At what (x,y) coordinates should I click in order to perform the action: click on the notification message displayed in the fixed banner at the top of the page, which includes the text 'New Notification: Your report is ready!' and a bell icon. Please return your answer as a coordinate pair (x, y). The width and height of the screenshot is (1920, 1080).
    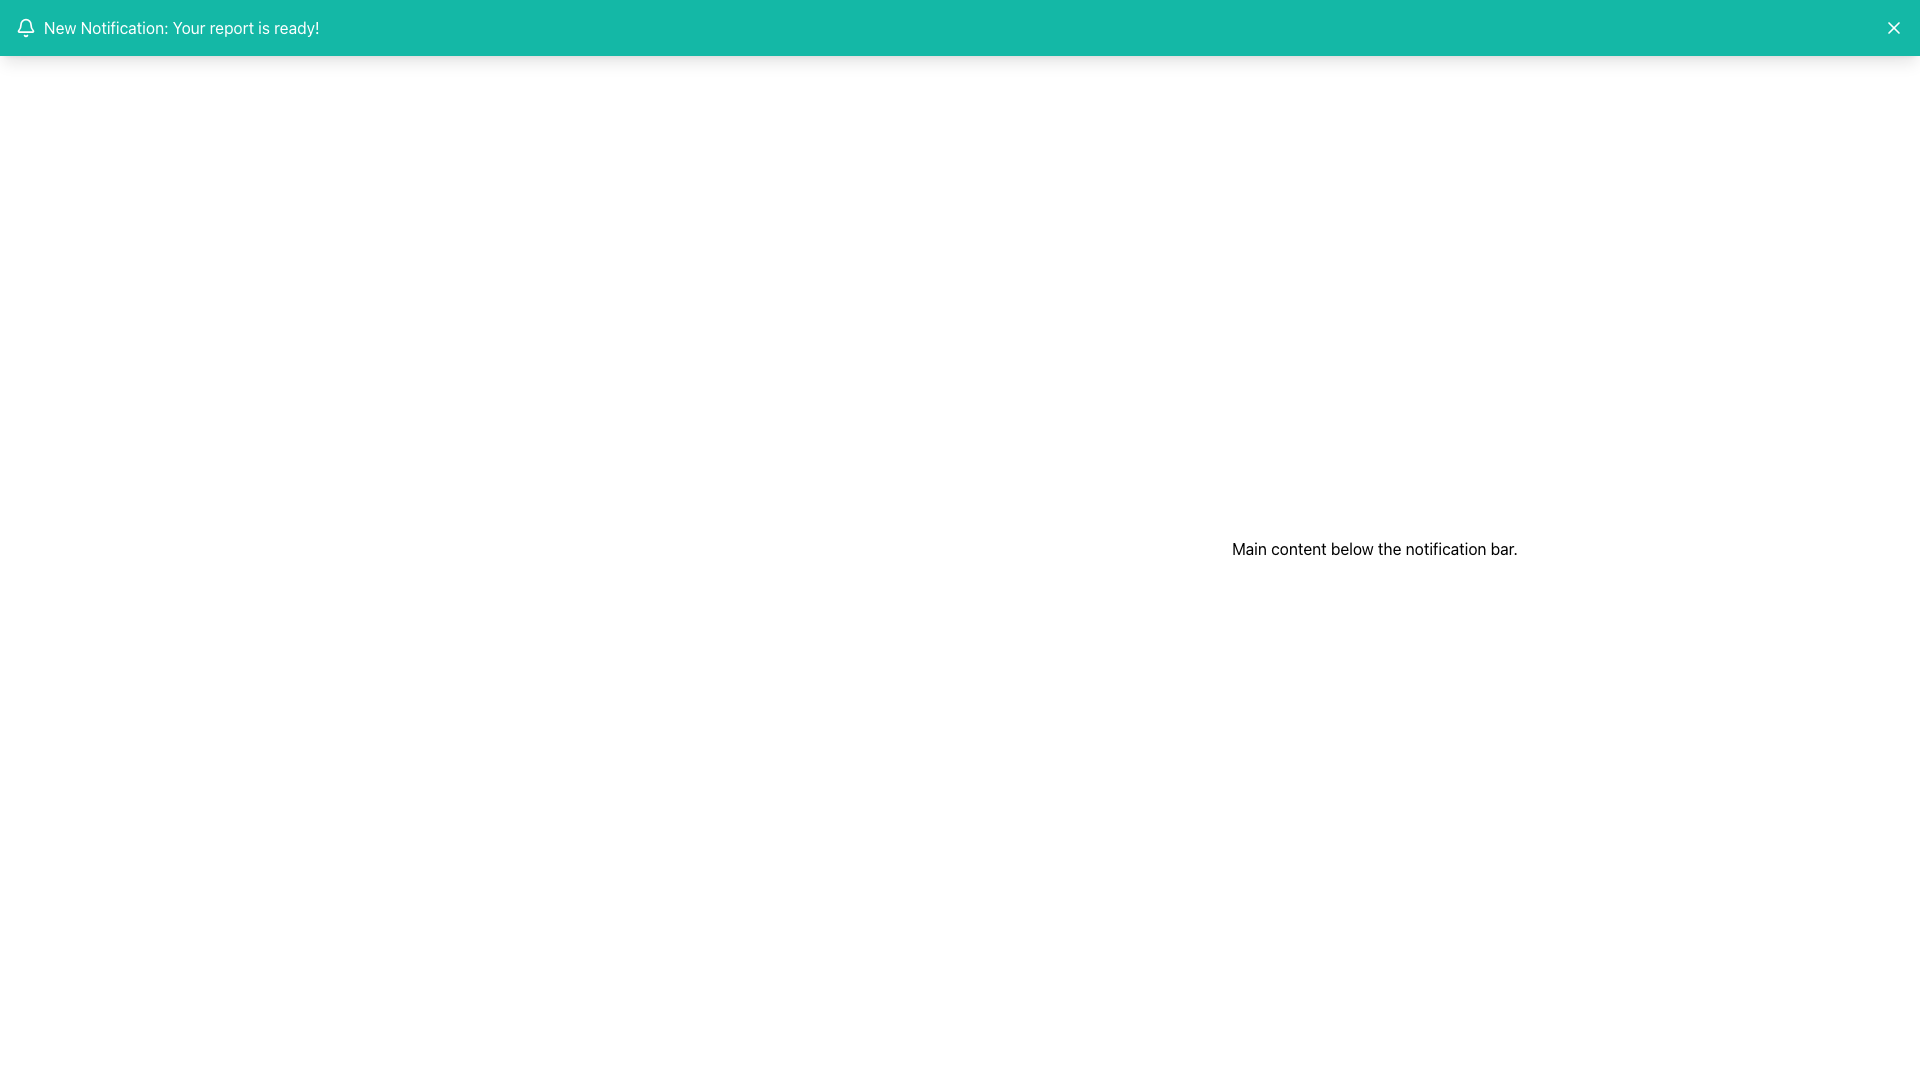
    Looking at the image, I should click on (167, 27).